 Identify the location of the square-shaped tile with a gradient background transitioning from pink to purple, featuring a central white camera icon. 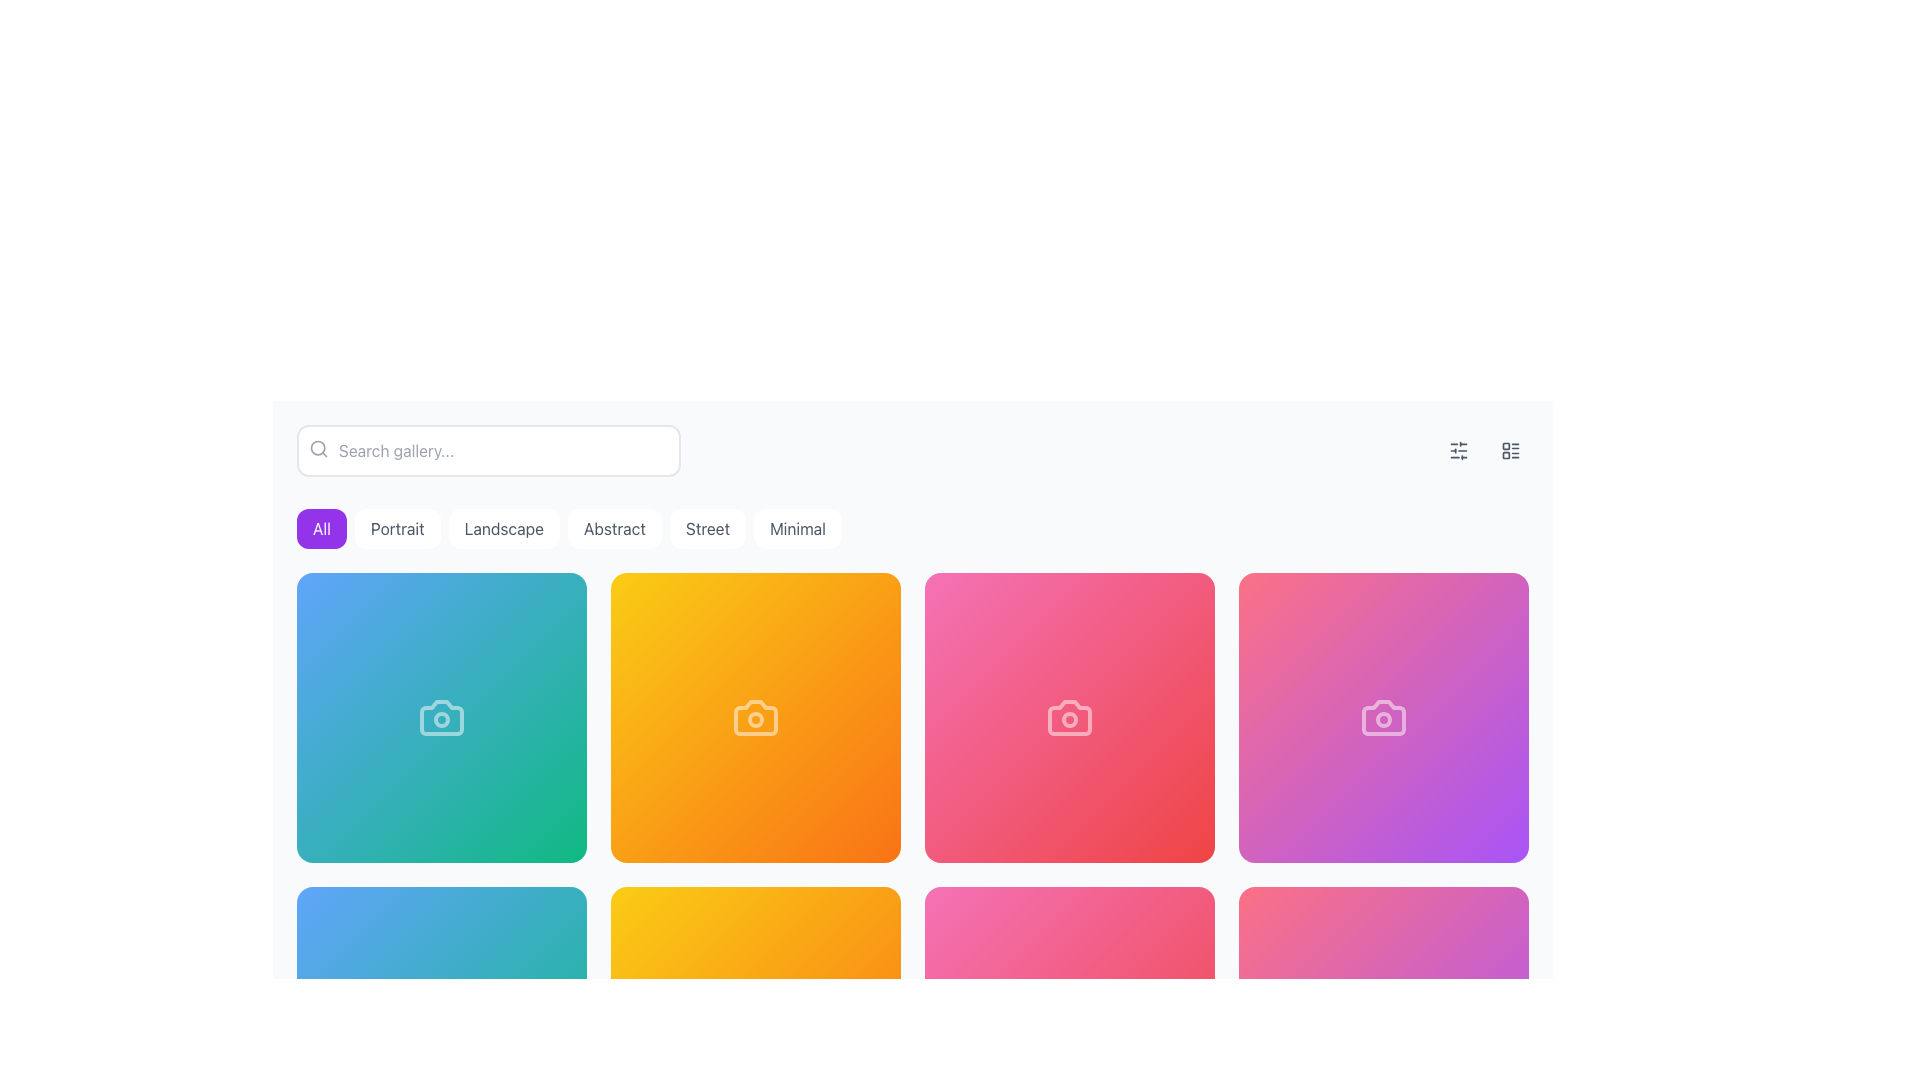
(1382, 716).